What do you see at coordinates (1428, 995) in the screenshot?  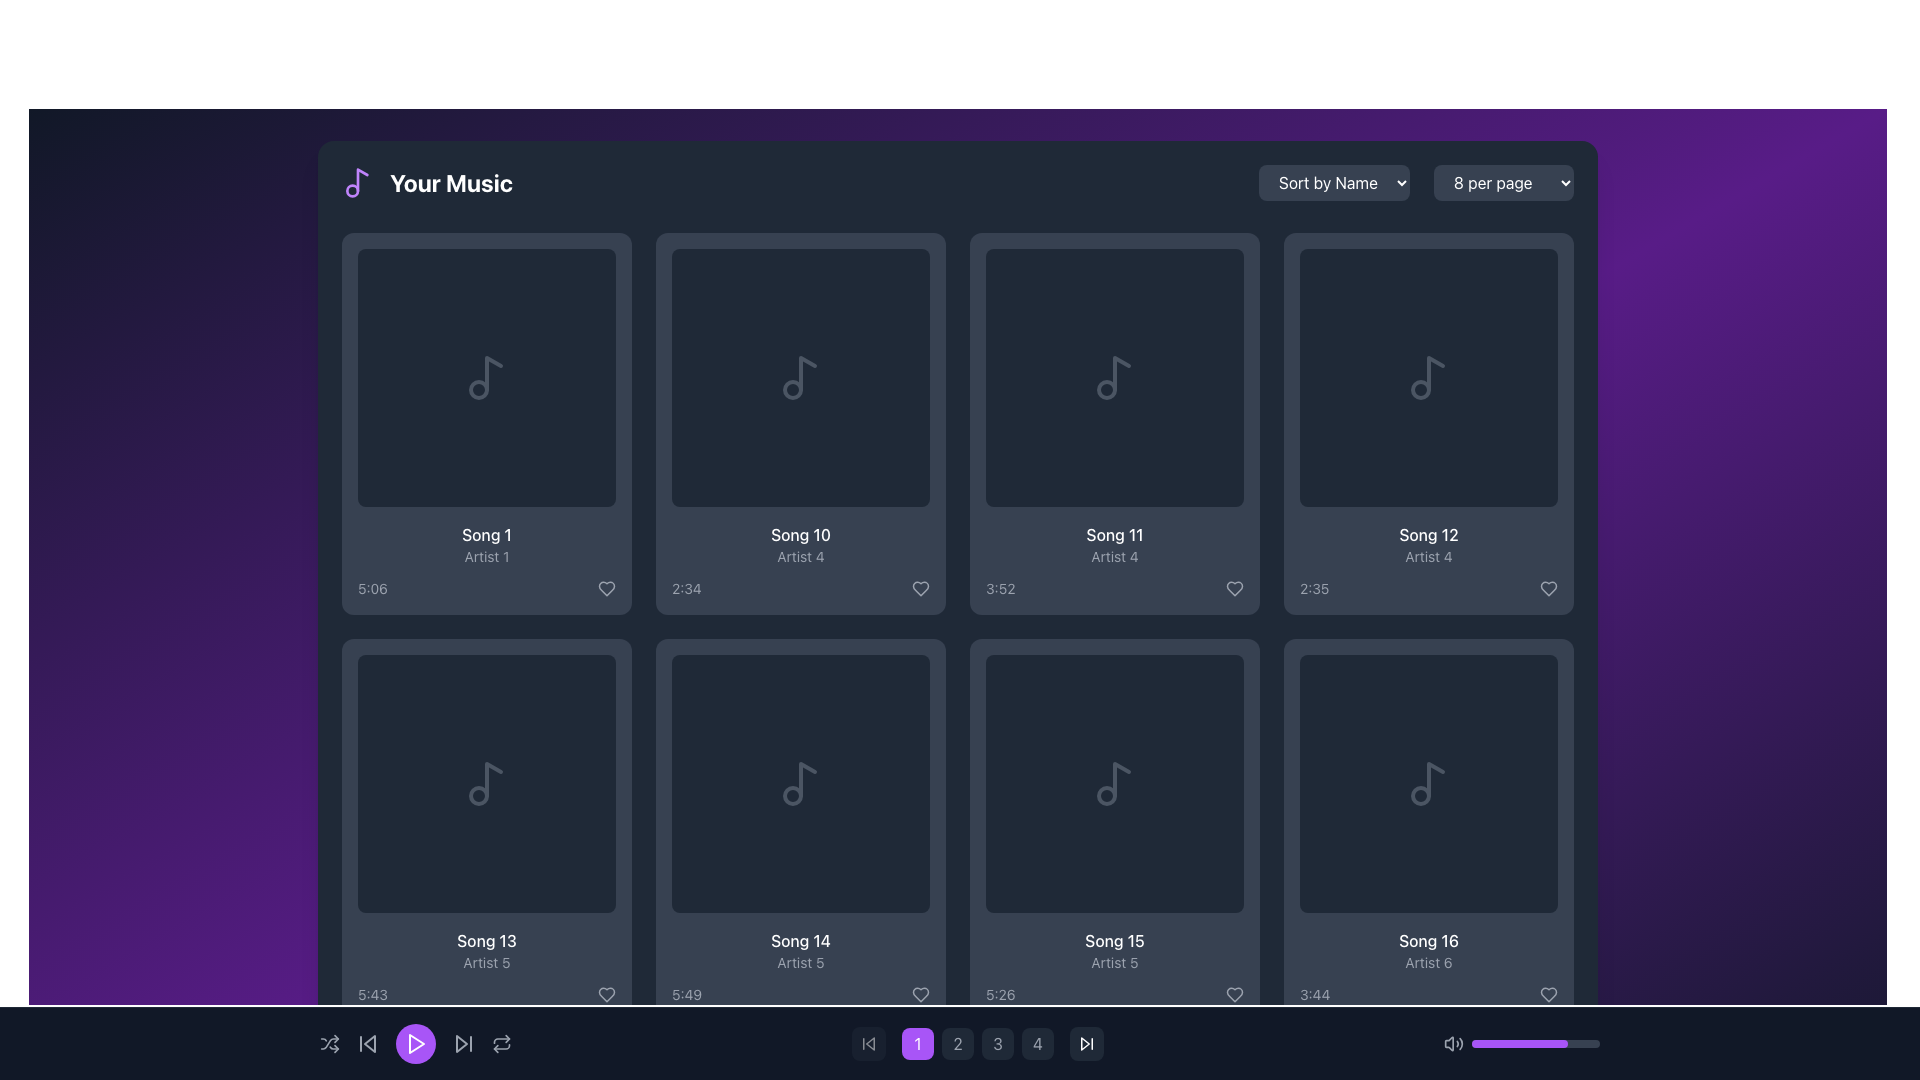 I see `the Label element displaying the duration '3:44' in gray font located at the bottom of the song card for 'Song 16' by 'Artist 6'` at bounding box center [1428, 995].